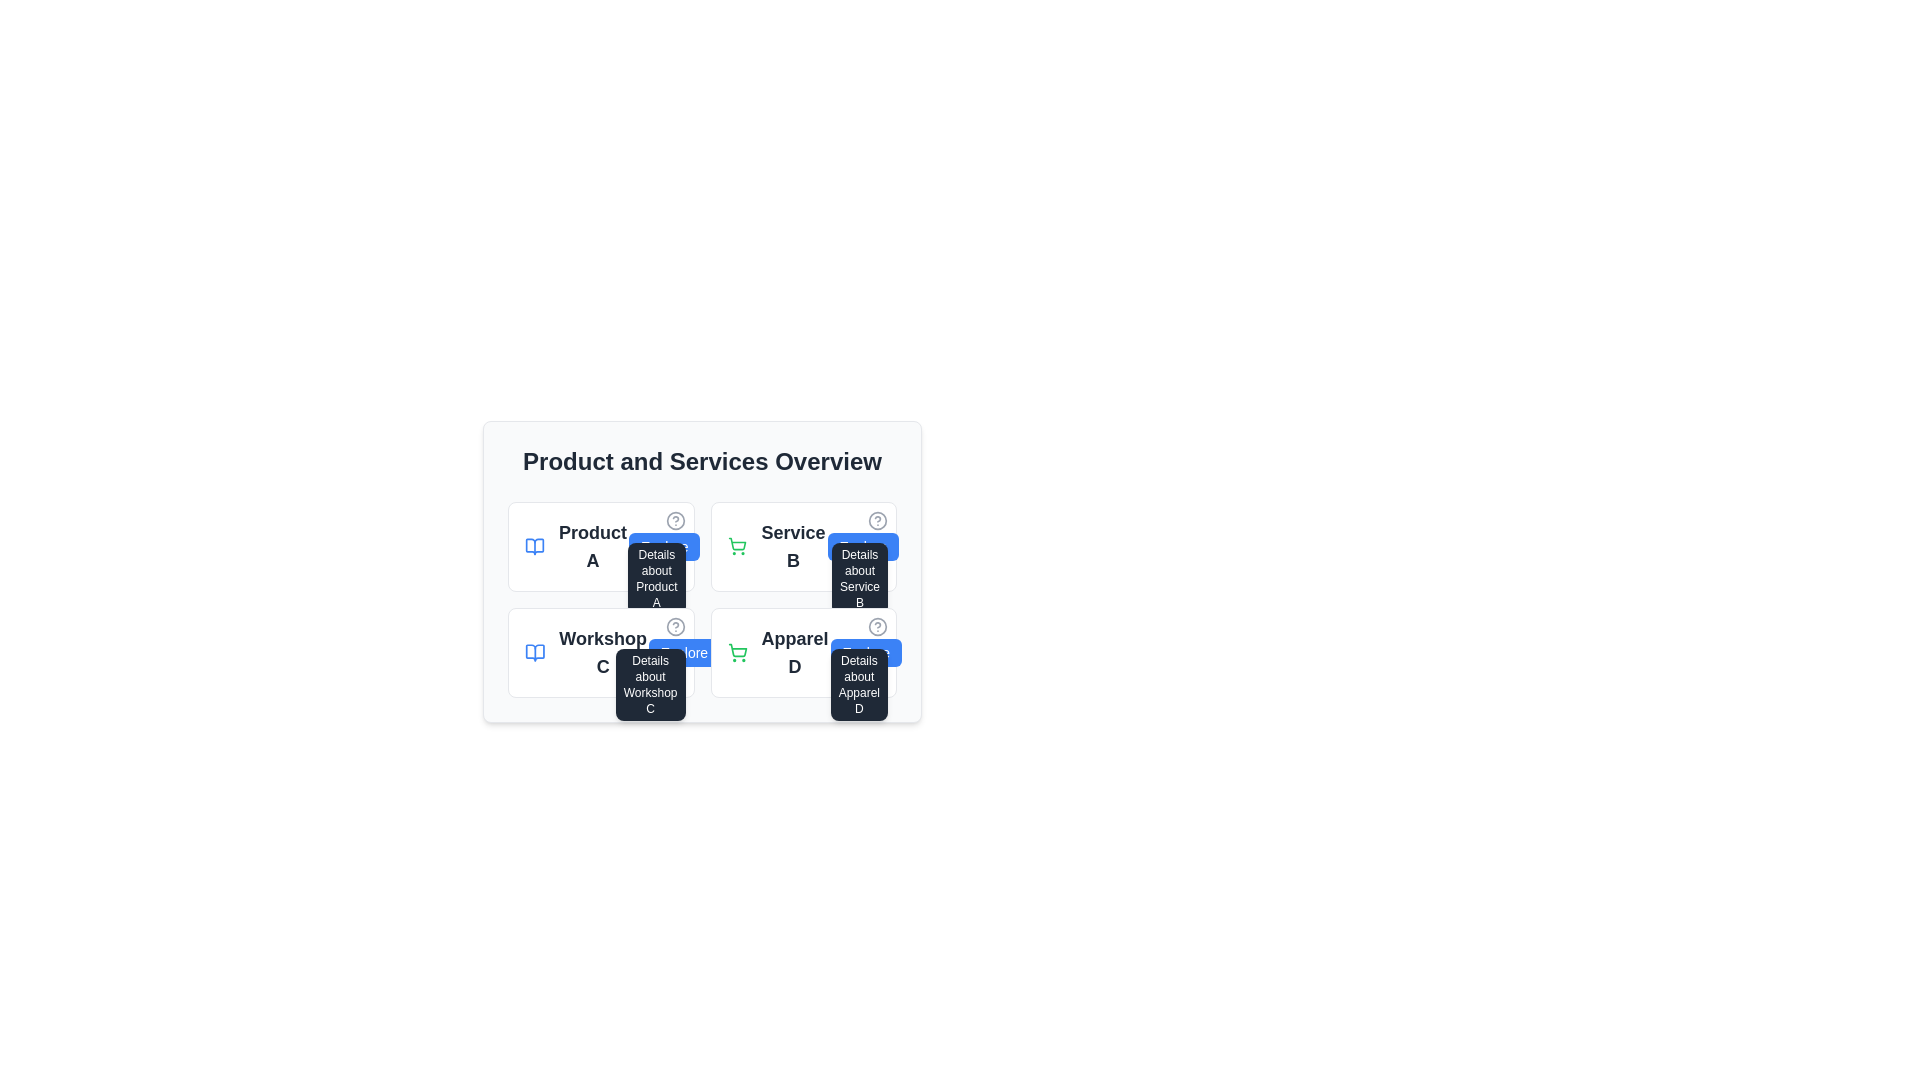  Describe the element at coordinates (585, 652) in the screenshot. I see `the text label that identifies 'Workshop C', which is located in the second row of the grid layout, adjacent to a blue book icon and above the 'Explore' button` at that location.